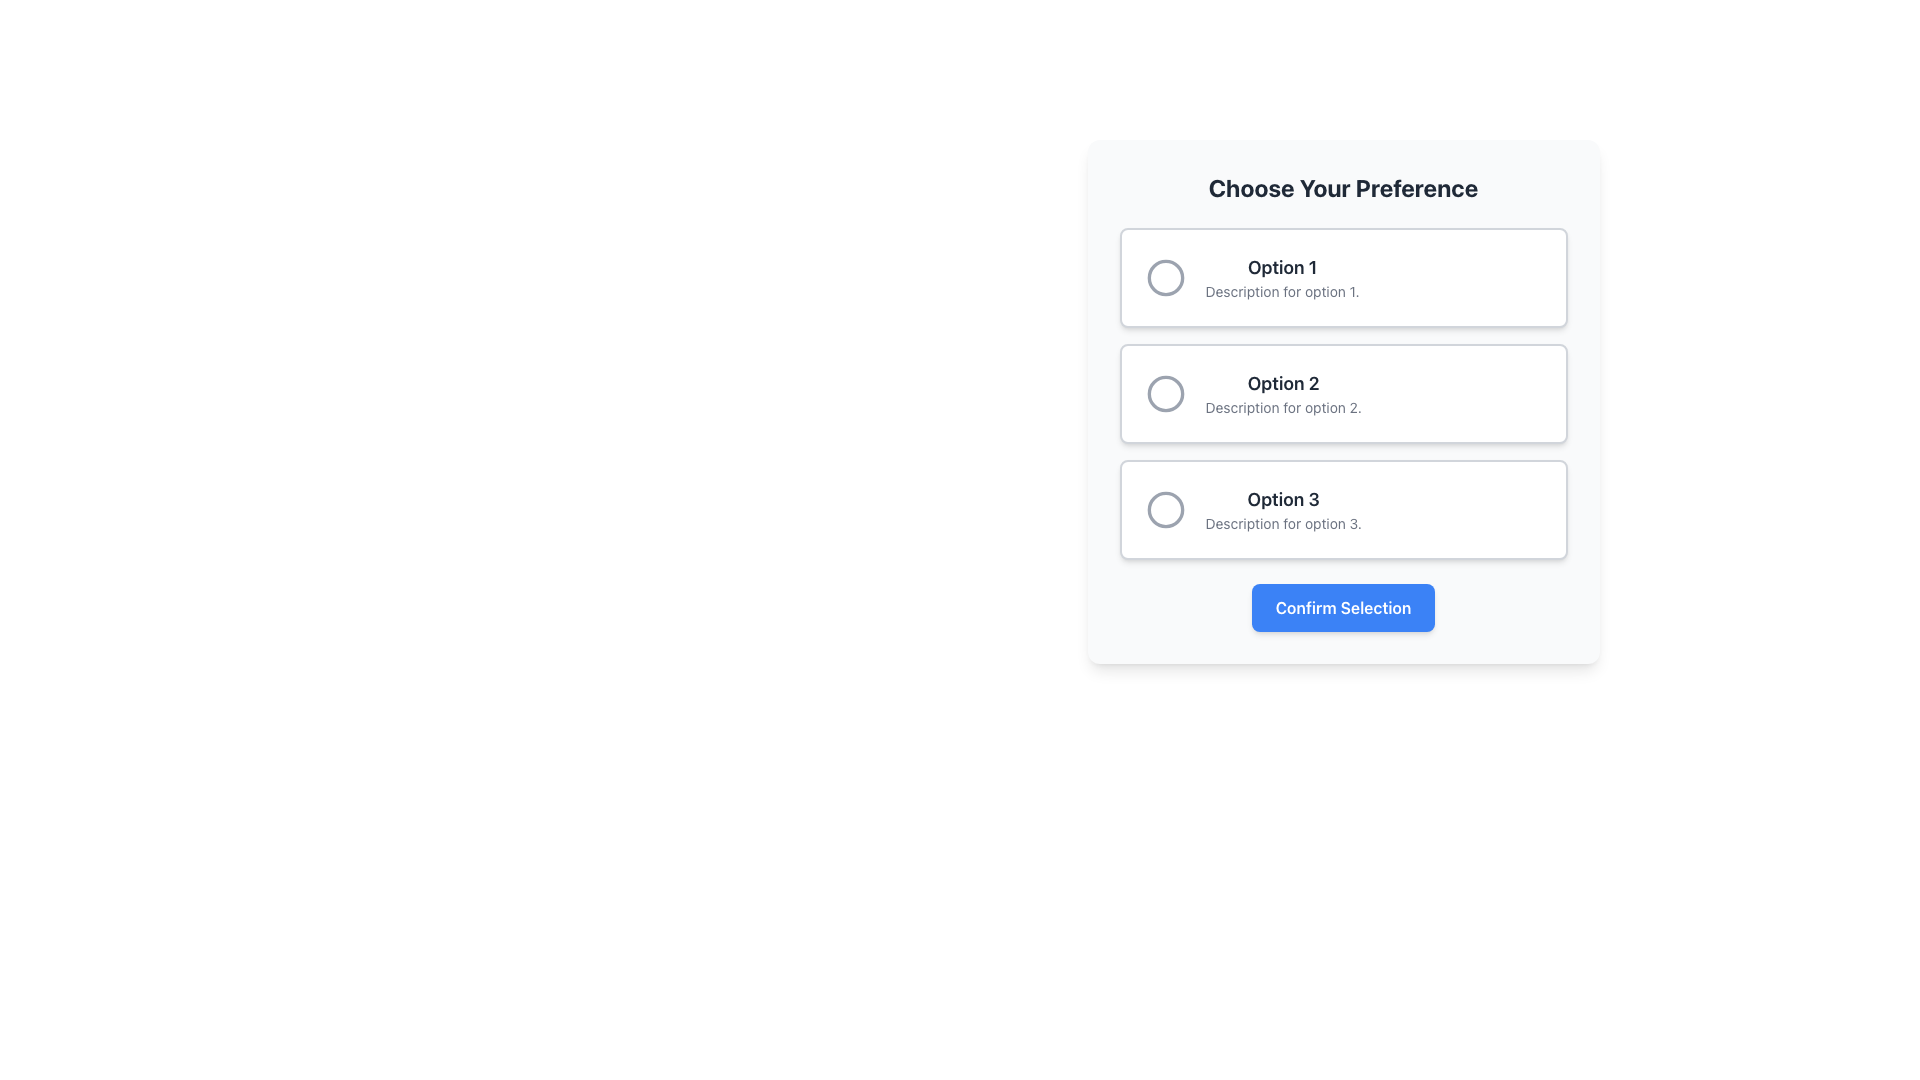 This screenshot has width=1920, height=1080. What do you see at coordinates (1283, 523) in the screenshot?
I see `displayed text from the Text Label located below 'Option 3', which provides additional context for 'Option 3'` at bounding box center [1283, 523].